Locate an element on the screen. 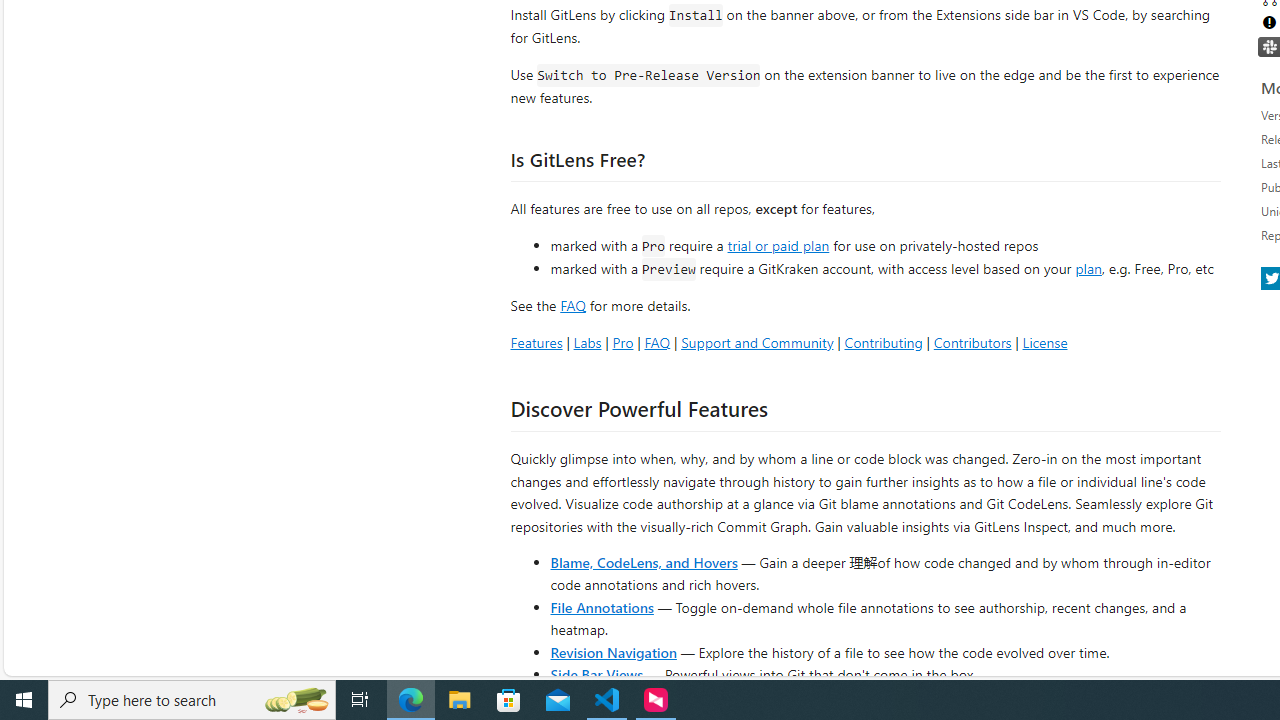 The height and width of the screenshot is (720, 1280). 'Visual Studio Code - 1 running window' is located at coordinates (606, 698).